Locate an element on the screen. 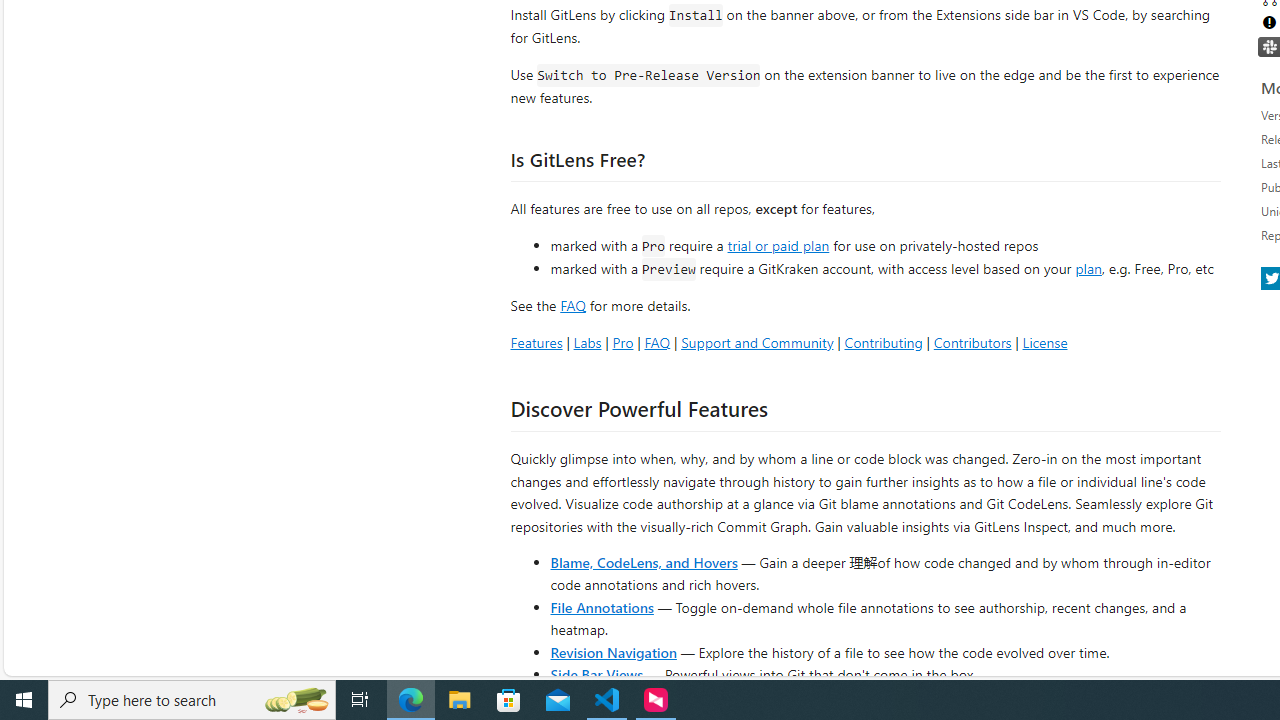 The height and width of the screenshot is (720, 1280). 'Visual Studio Code - 1 running window' is located at coordinates (606, 698).